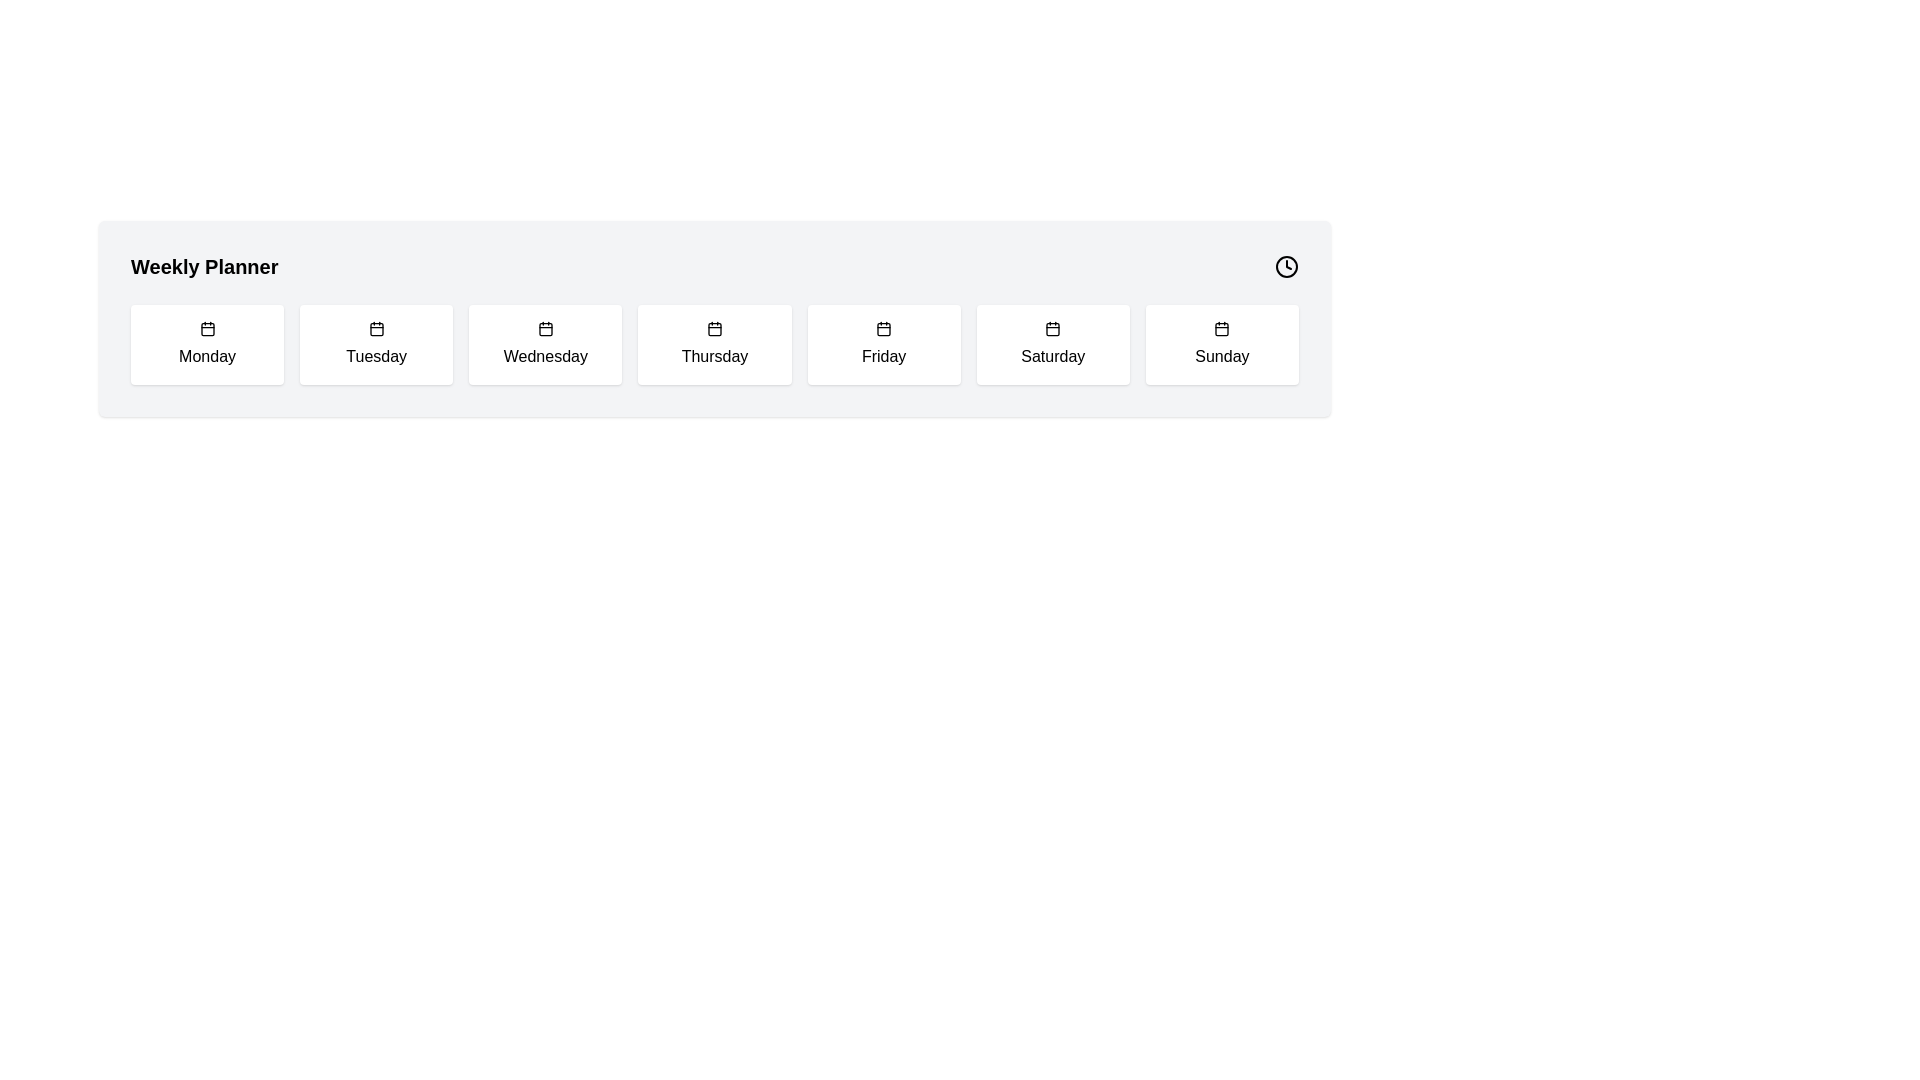 The image size is (1920, 1080). What do you see at coordinates (715, 343) in the screenshot?
I see `the day card in the weekly planner grid layout` at bounding box center [715, 343].